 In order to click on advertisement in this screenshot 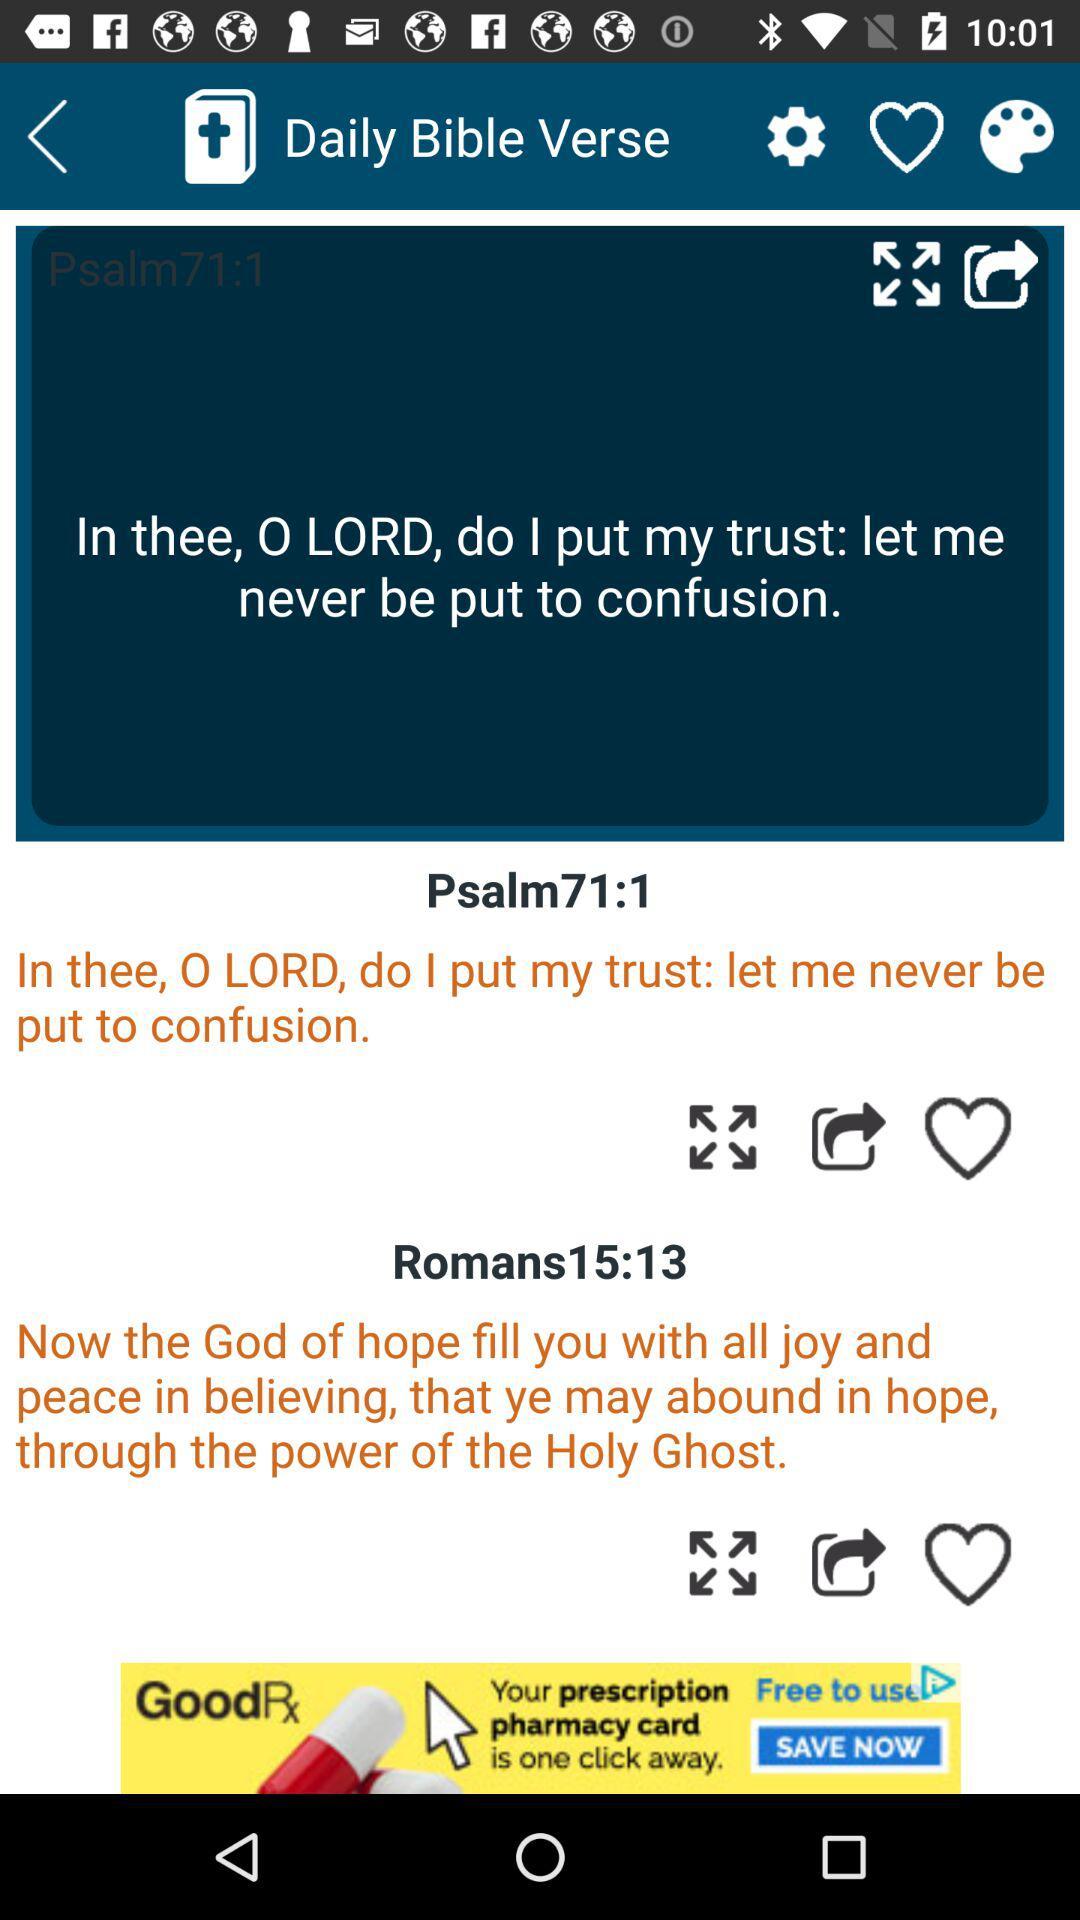, I will do `click(540, 1727)`.